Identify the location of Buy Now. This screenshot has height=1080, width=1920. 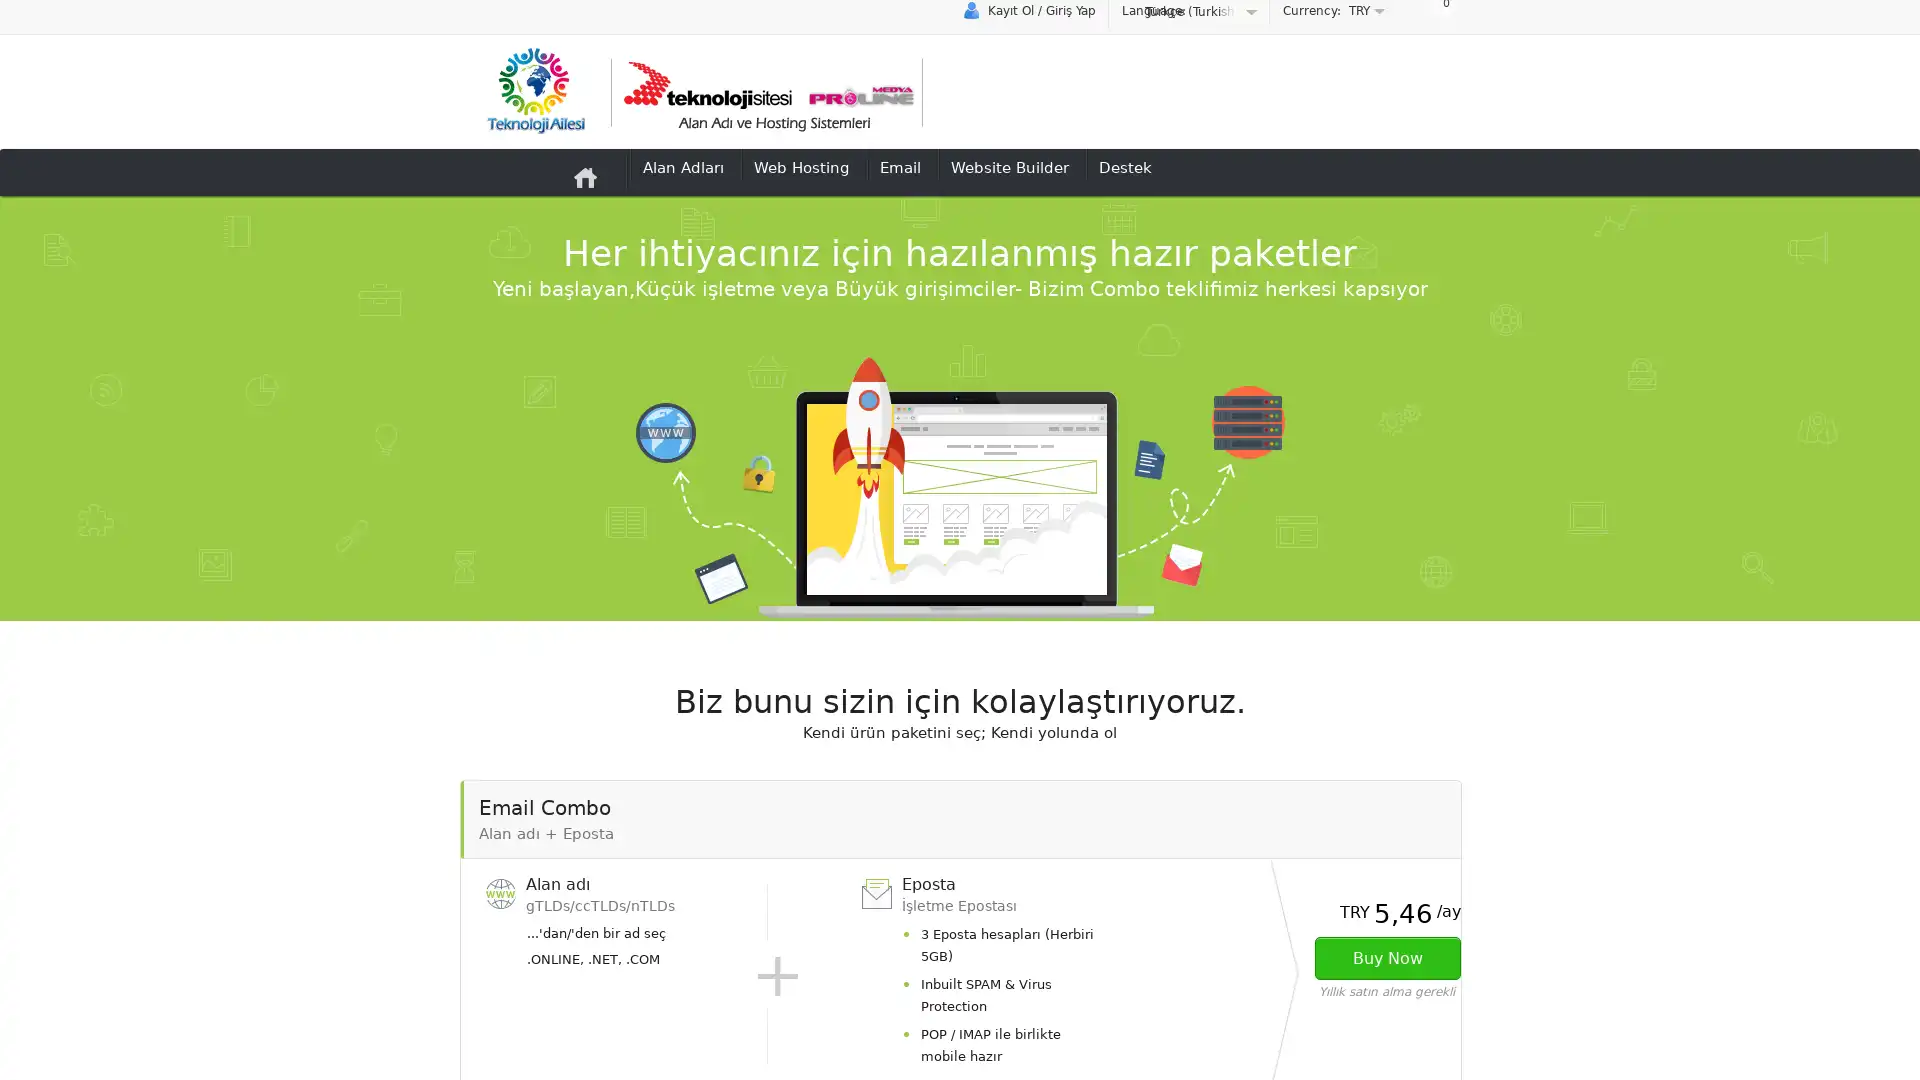
(1386, 957).